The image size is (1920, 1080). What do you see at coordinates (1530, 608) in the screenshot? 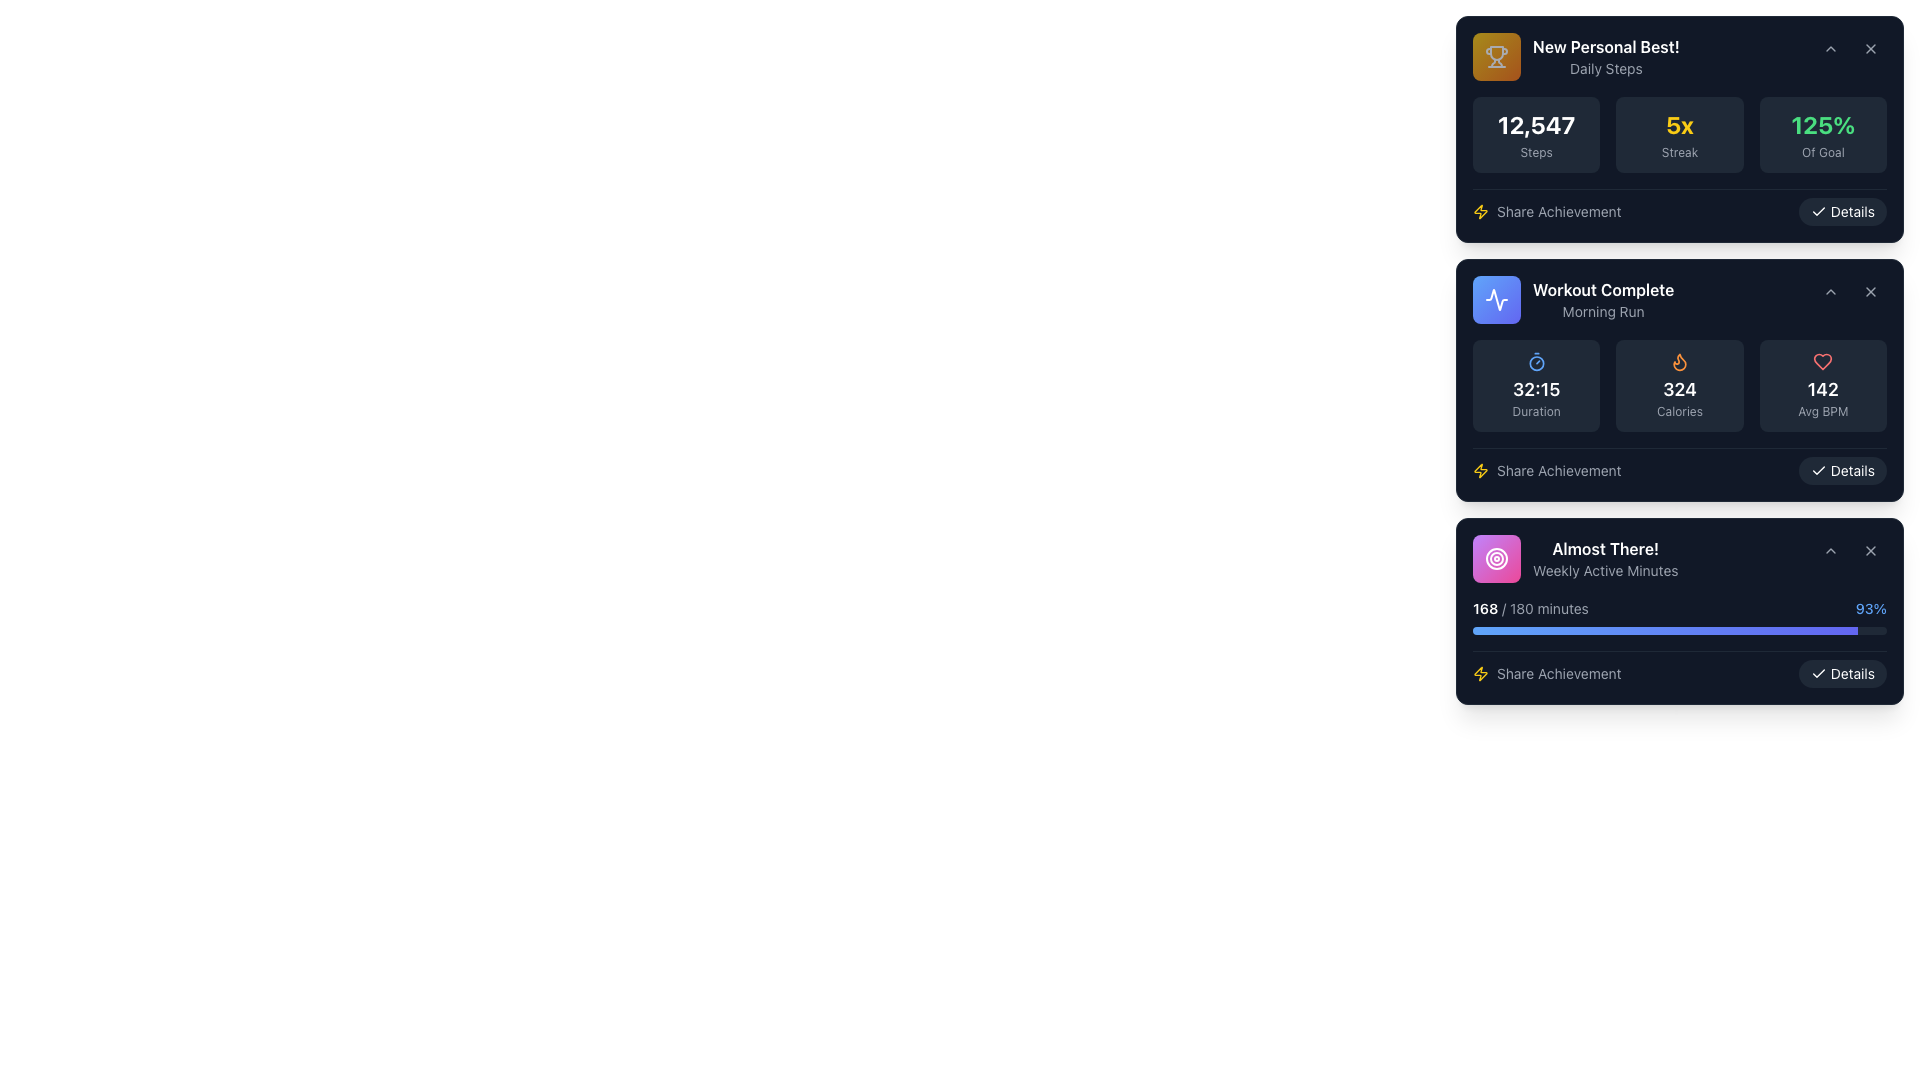
I see `the text label indicating the progress of weekly active minutes, which displays '168' out of '180', located at the bottom-most card of the vertical stack, near the top-left corner adjacent to a progress bar and a percentage value ('93%')` at bounding box center [1530, 608].